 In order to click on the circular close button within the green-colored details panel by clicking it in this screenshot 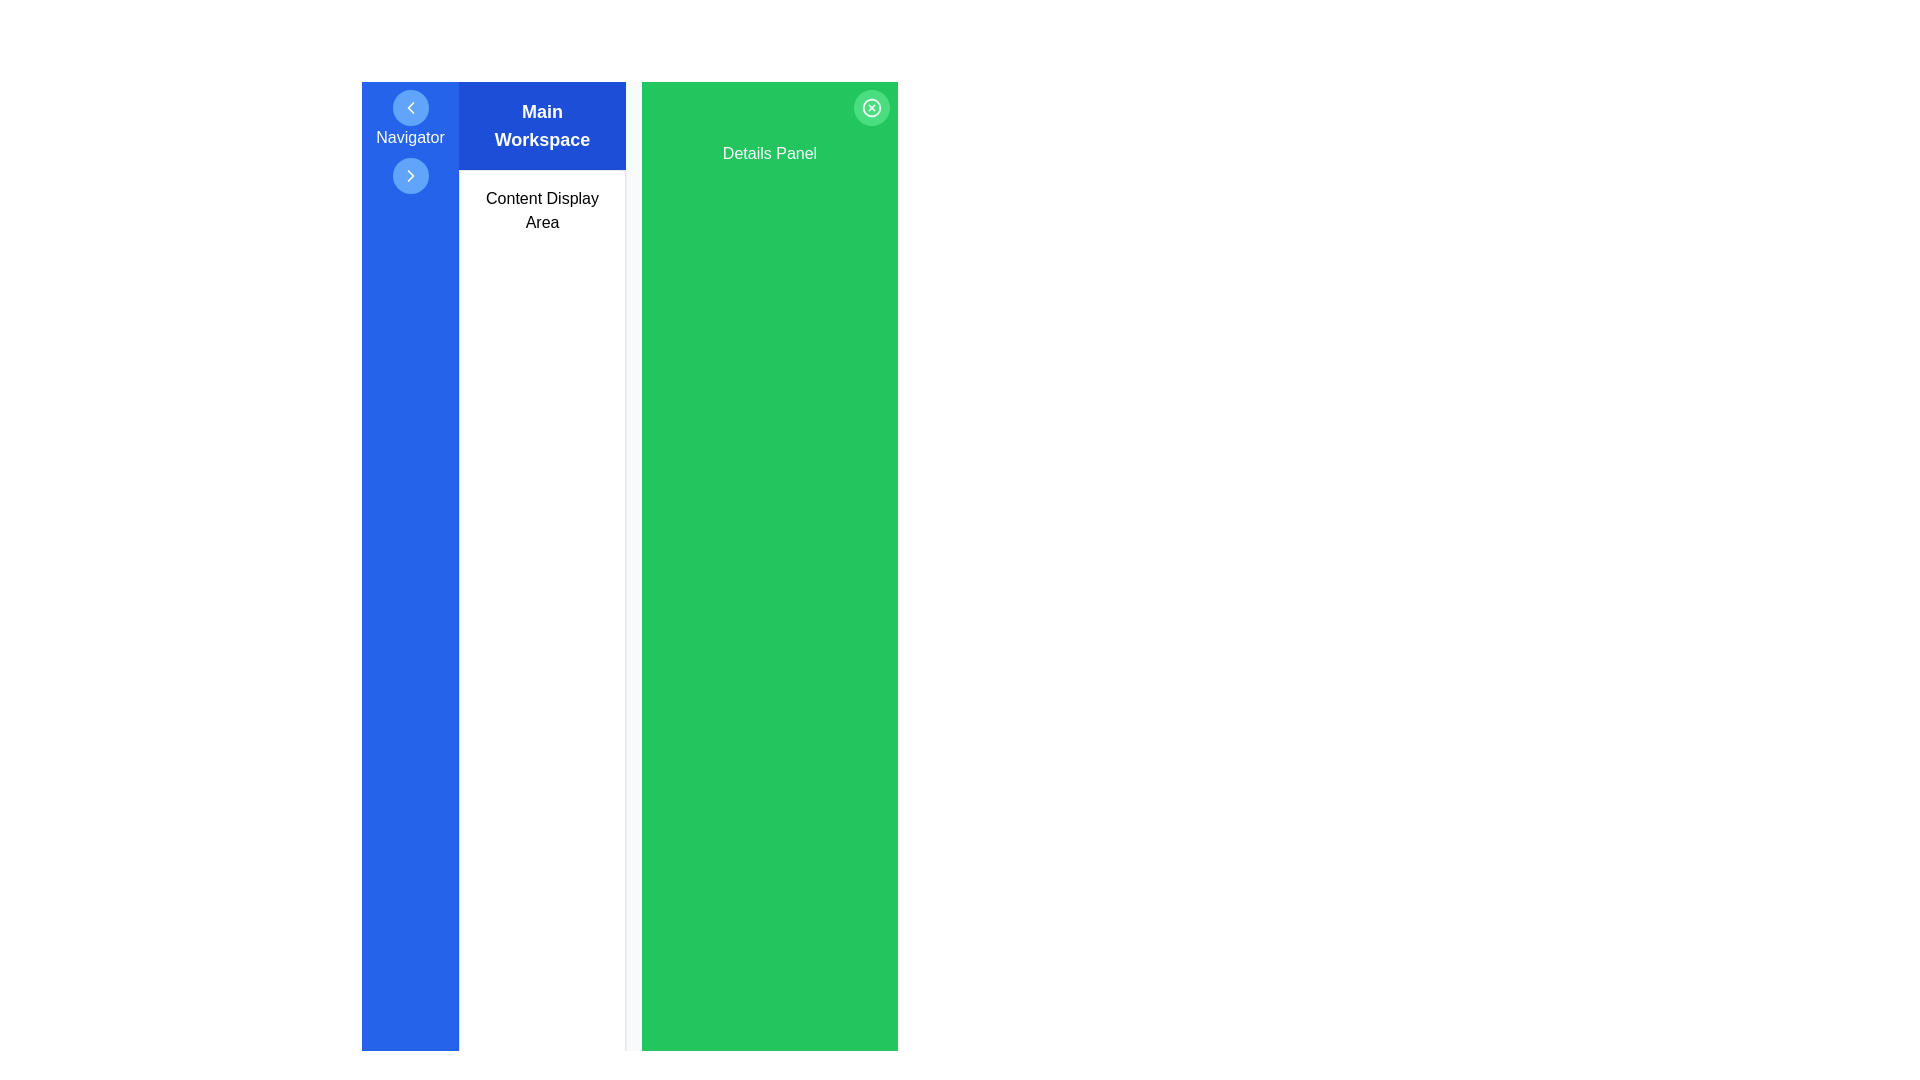, I will do `click(872, 108)`.